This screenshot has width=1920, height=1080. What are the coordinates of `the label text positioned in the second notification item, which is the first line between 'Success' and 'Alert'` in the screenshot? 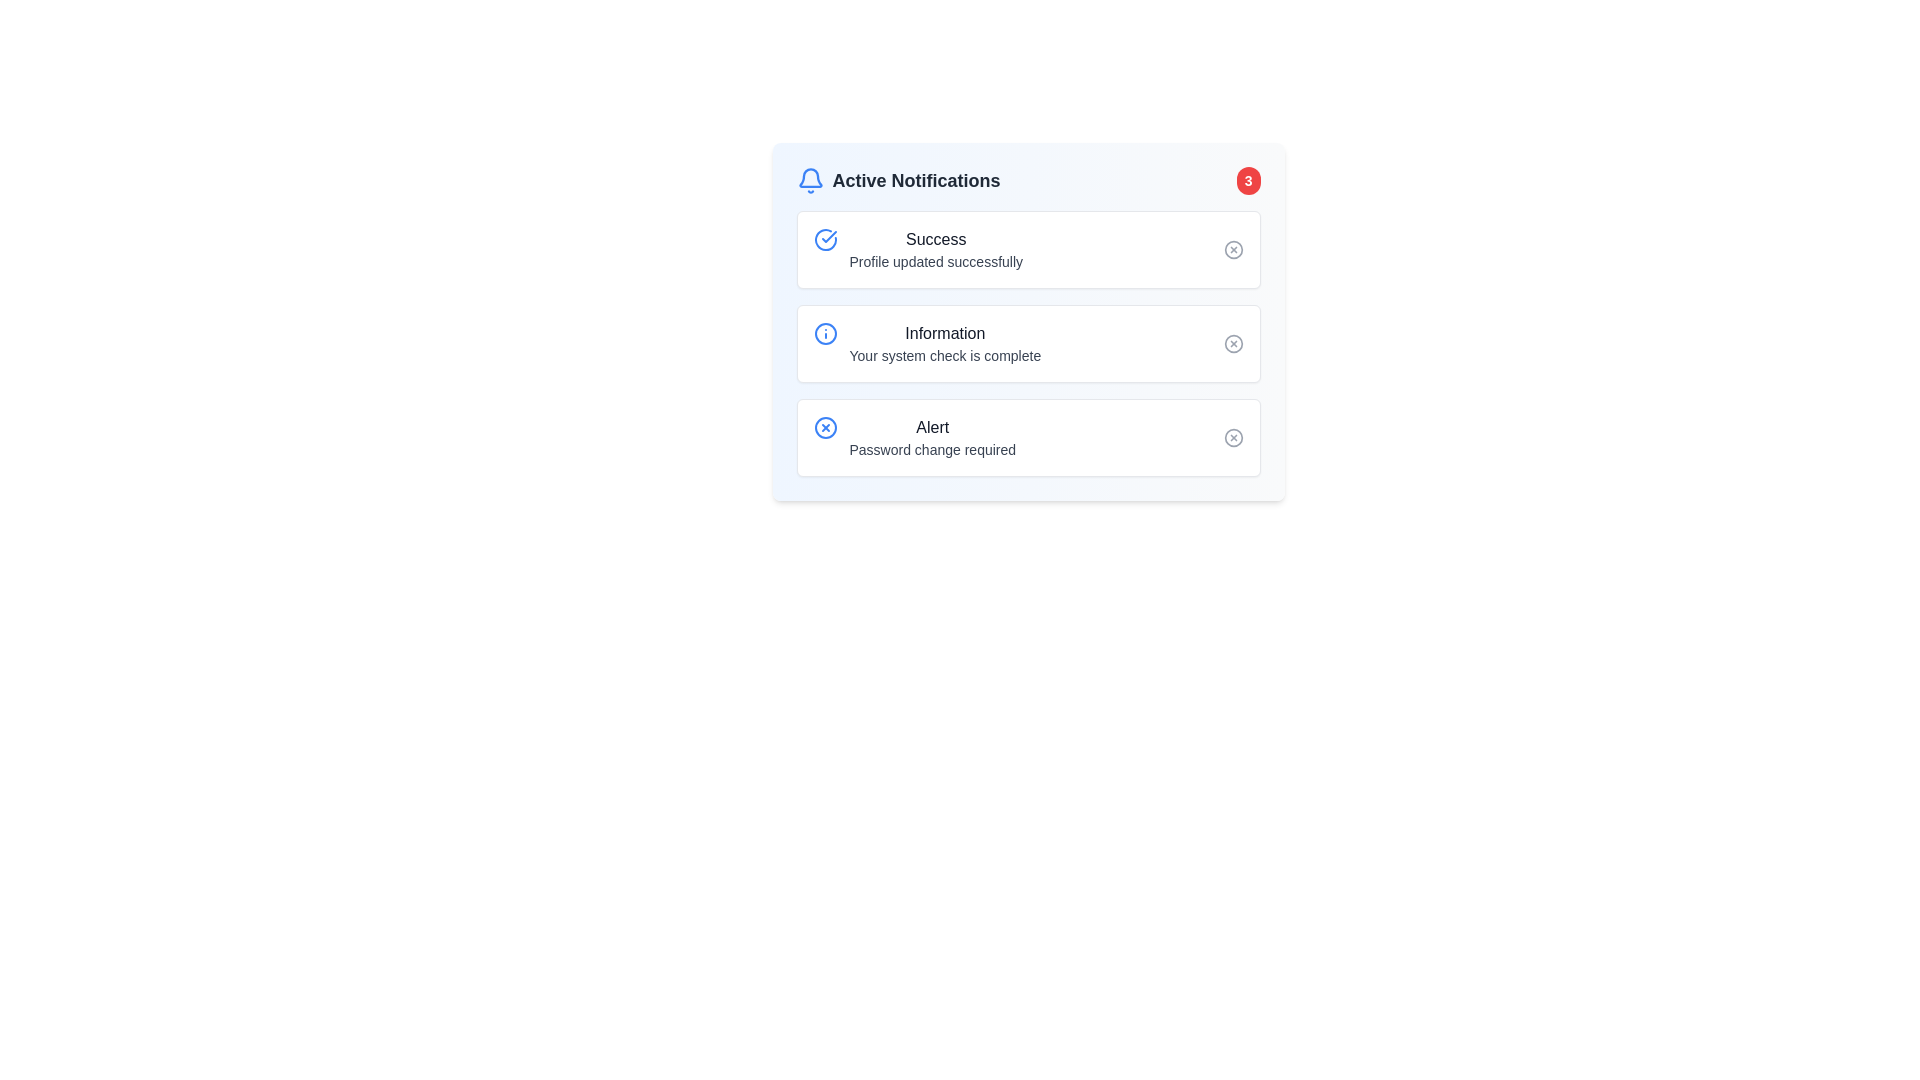 It's located at (944, 333).